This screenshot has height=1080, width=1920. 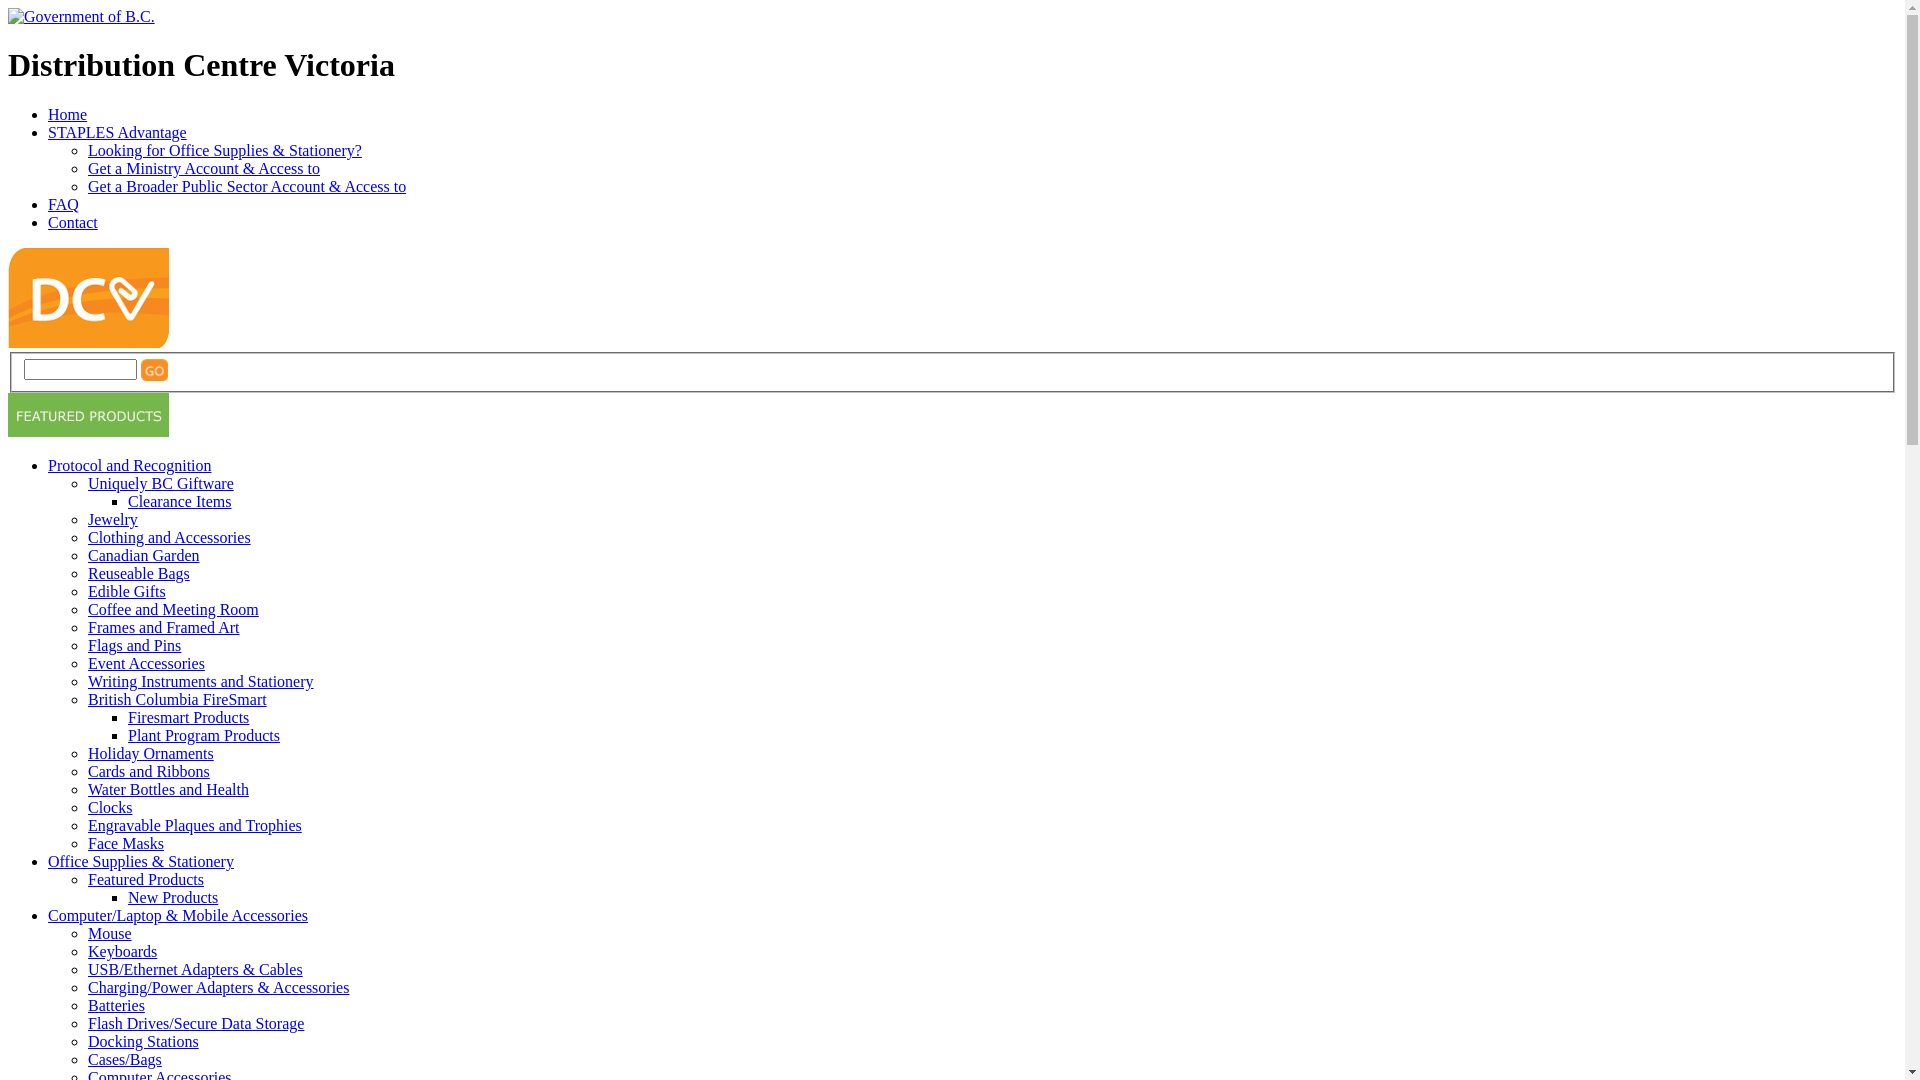 What do you see at coordinates (149, 753) in the screenshot?
I see `'Holiday Ornaments'` at bounding box center [149, 753].